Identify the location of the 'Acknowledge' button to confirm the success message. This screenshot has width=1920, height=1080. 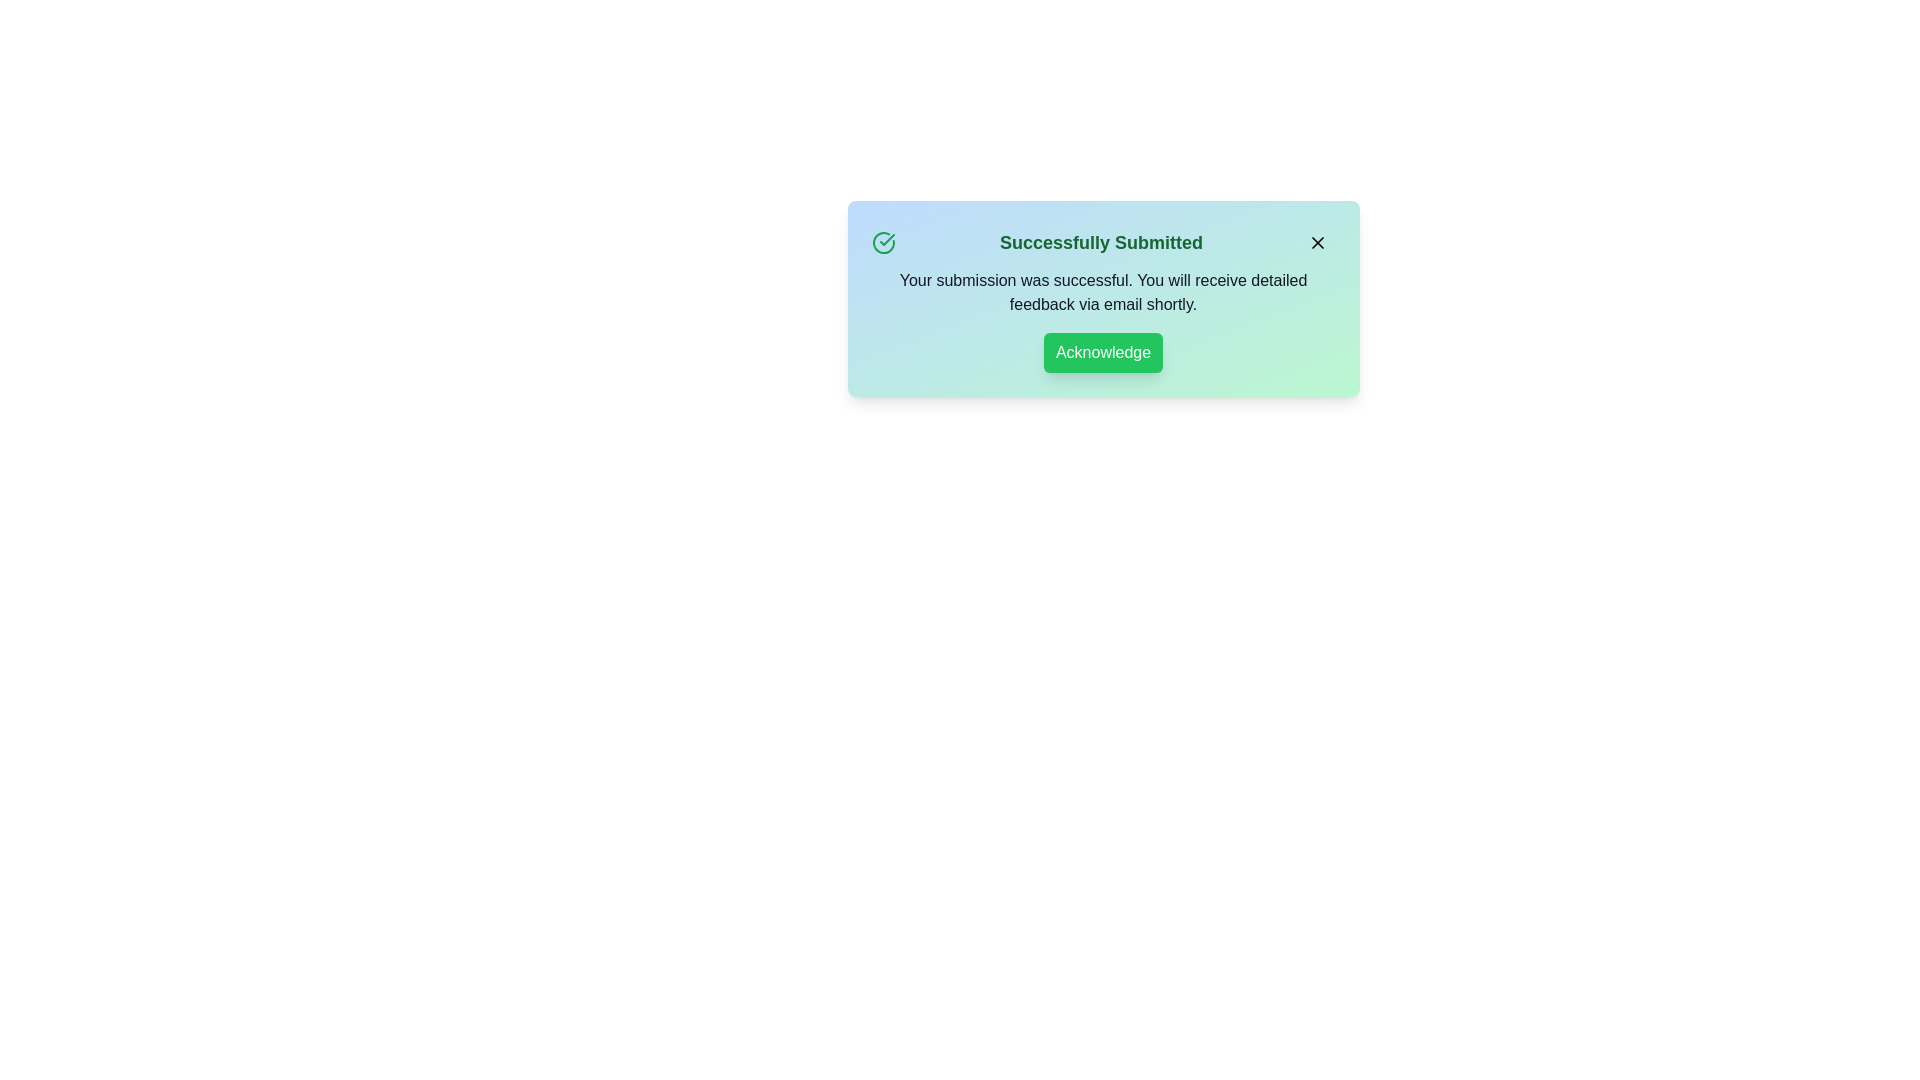
(1102, 352).